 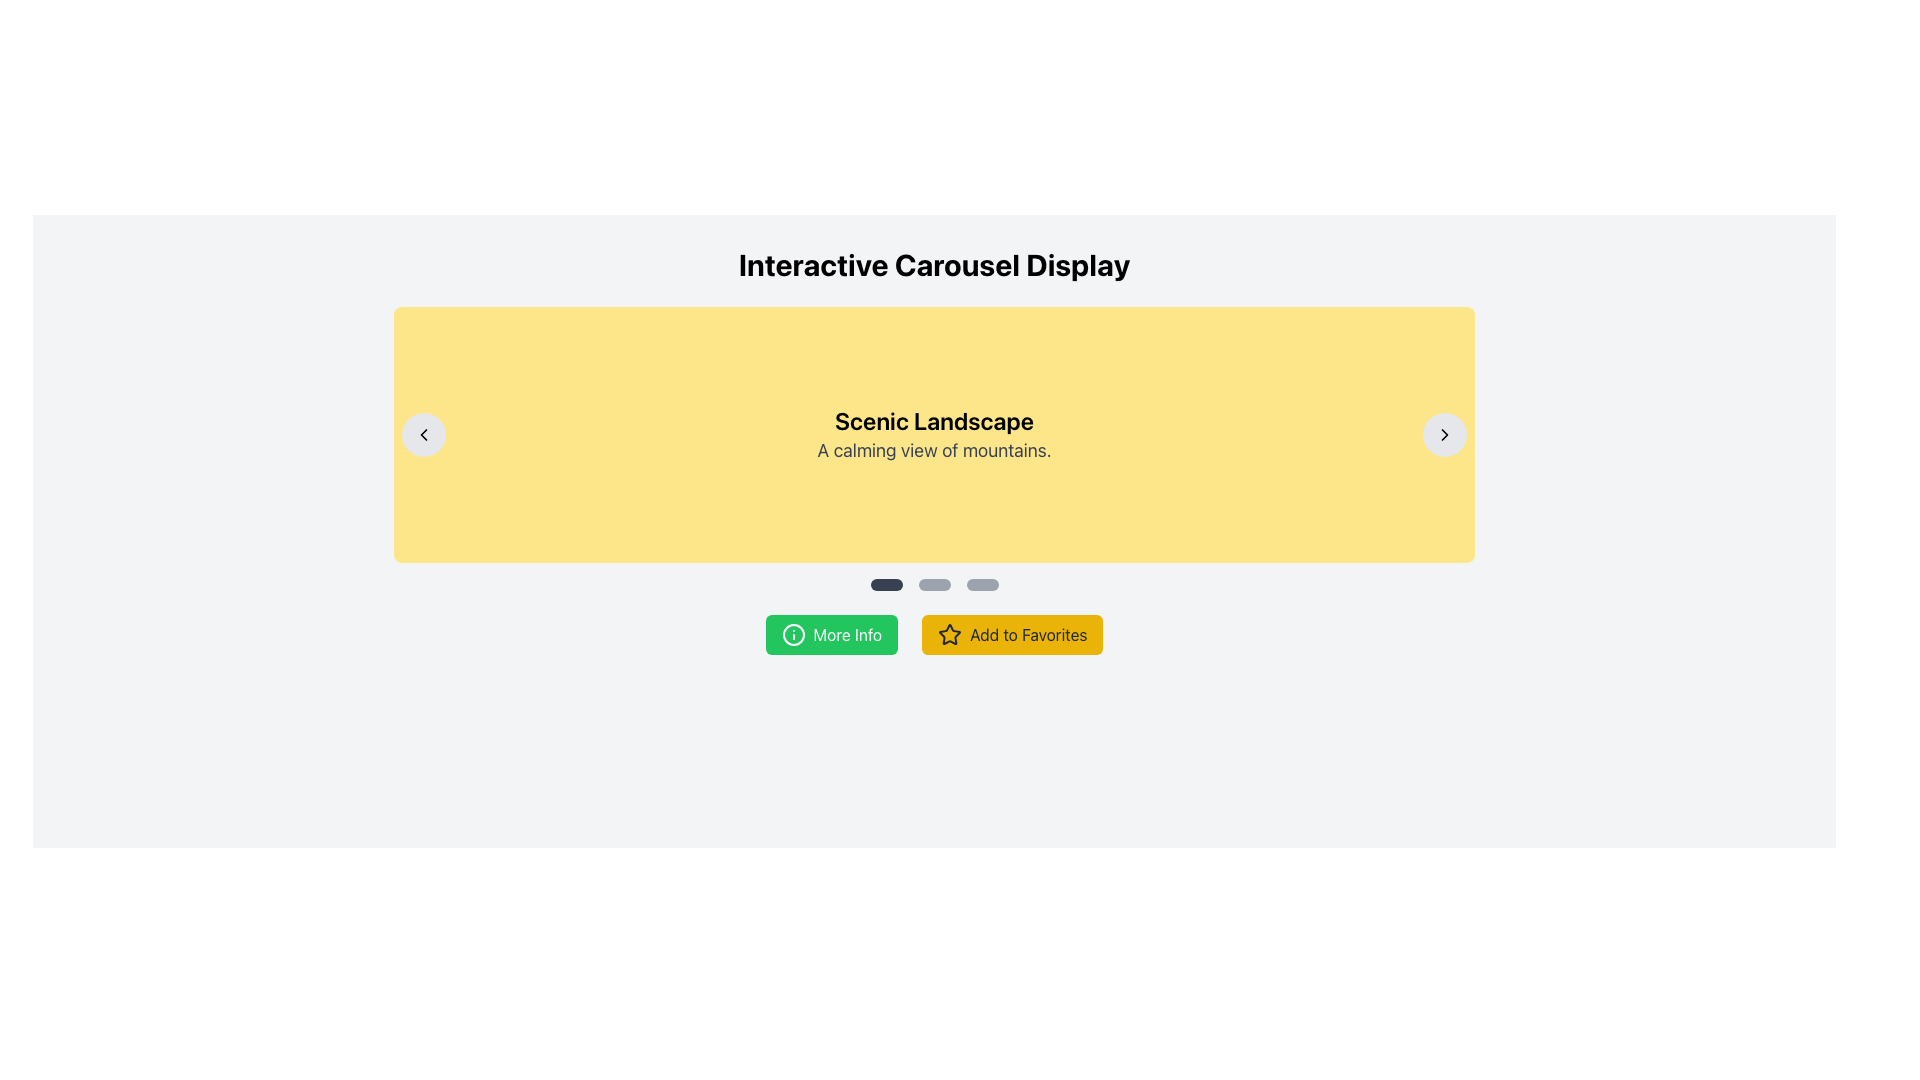 I want to click on the small circular 'info' icon within the green 'More Info' button located at the bottom center of the interface, so click(x=792, y=635).